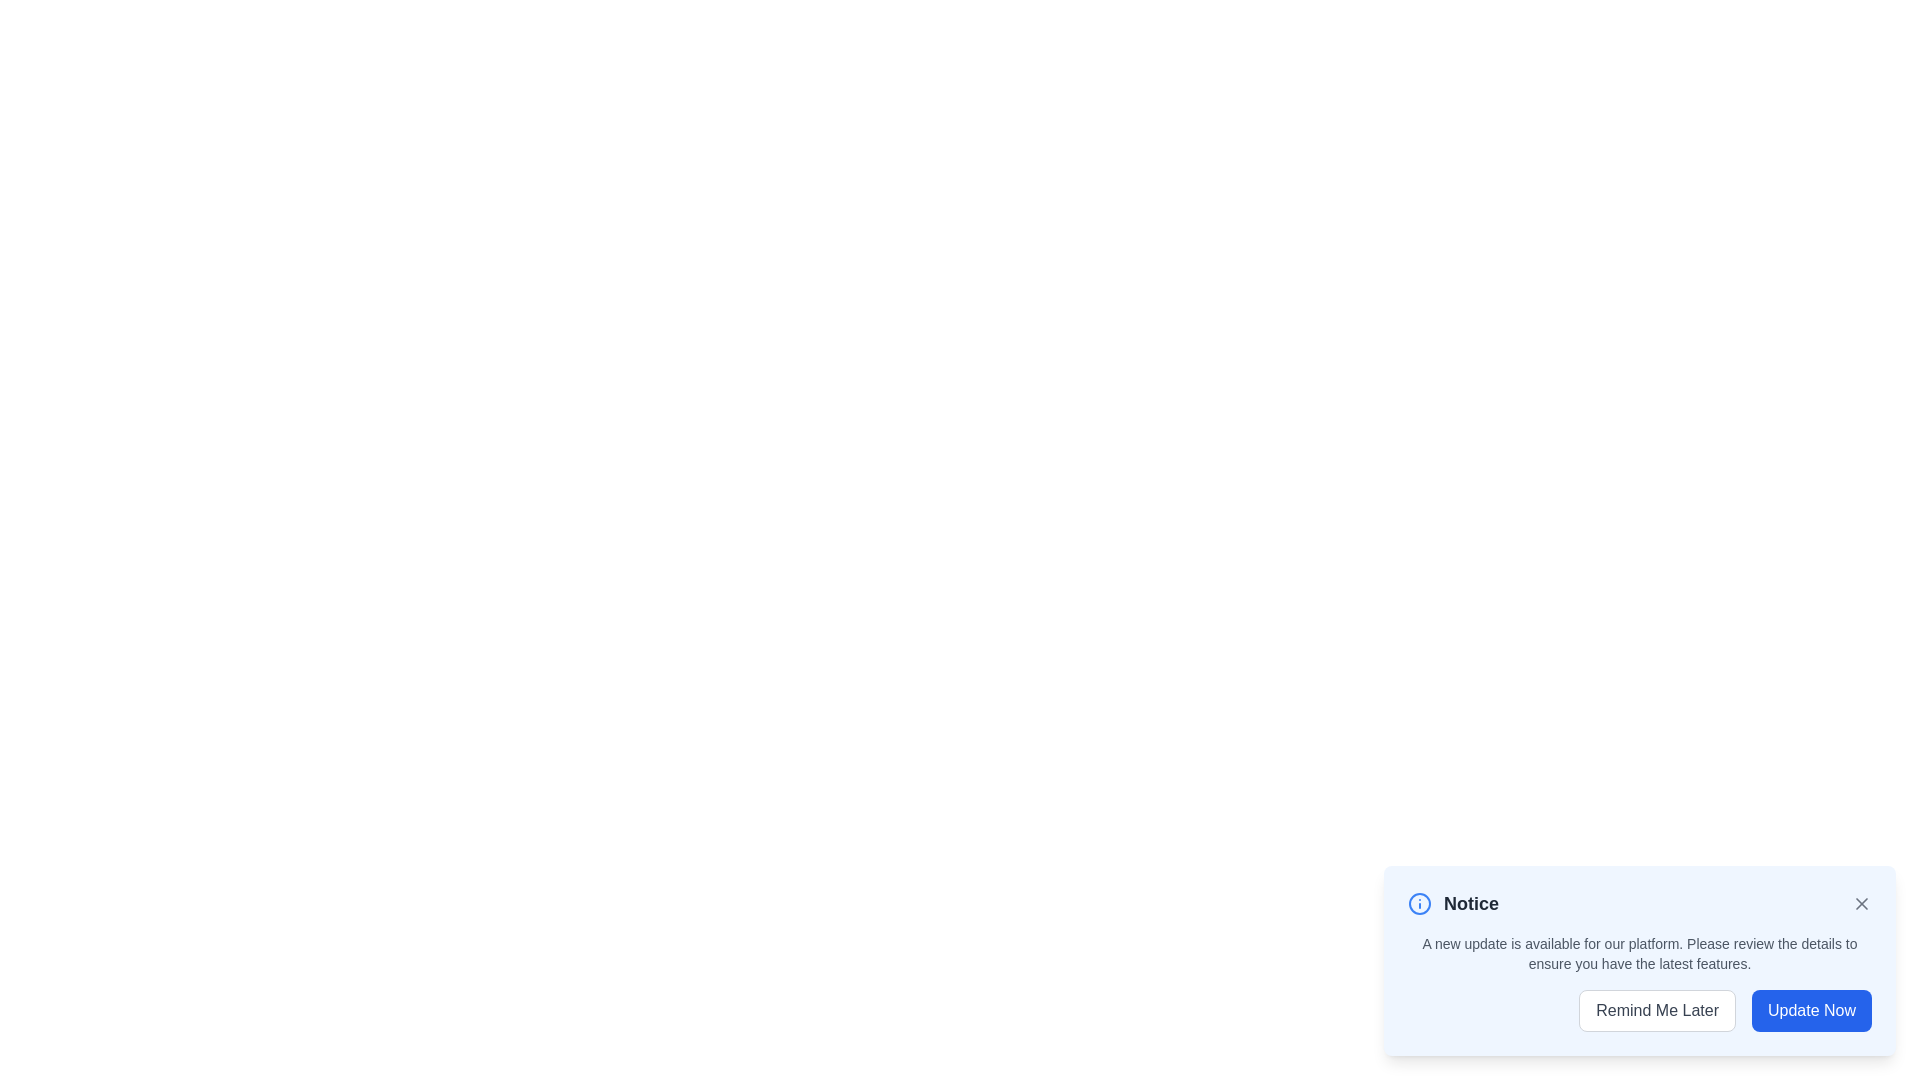 This screenshot has height=1080, width=1920. I want to click on close button to dismiss the alert, so click(1861, 903).